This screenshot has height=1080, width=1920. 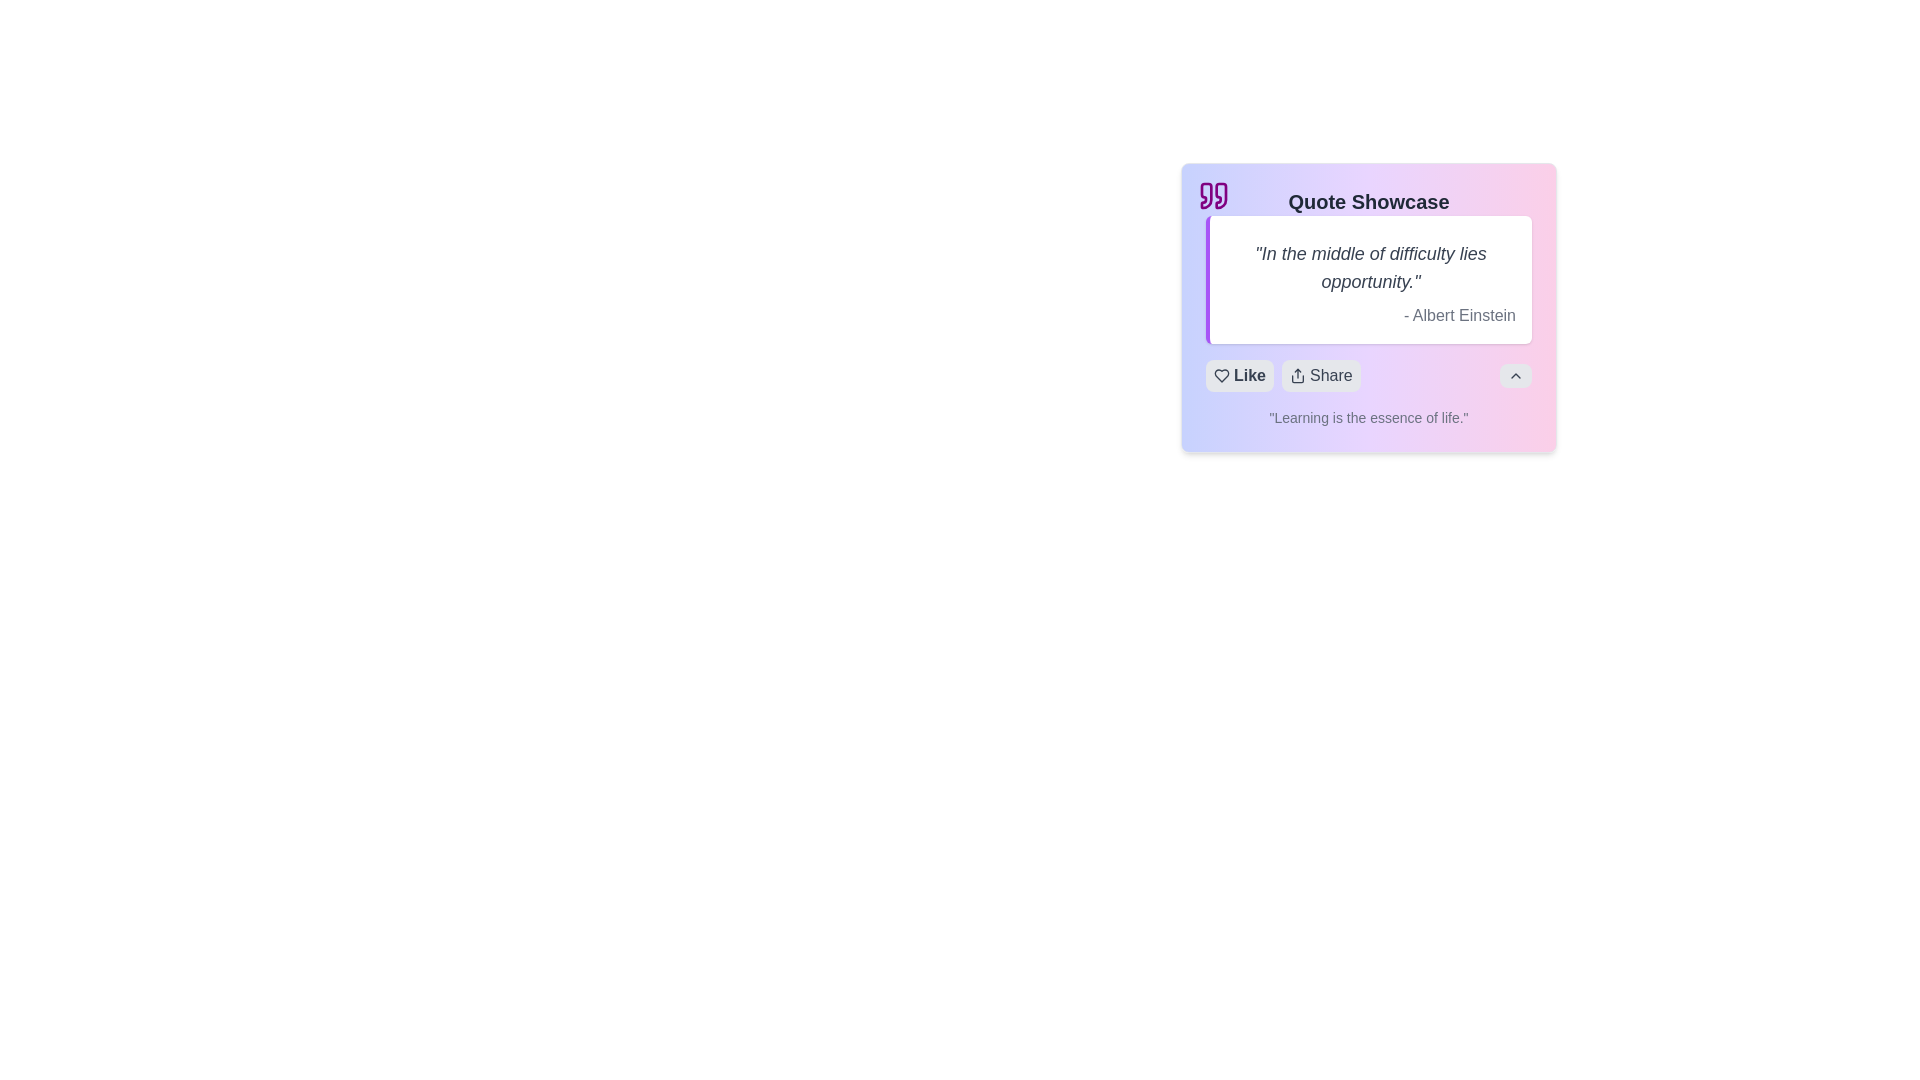 What do you see at coordinates (1367, 201) in the screenshot?
I see `bold text label 'Quote Showcase' which is prominently displayed at the top center of a rectangular card with a gradient background` at bounding box center [1367, 201].